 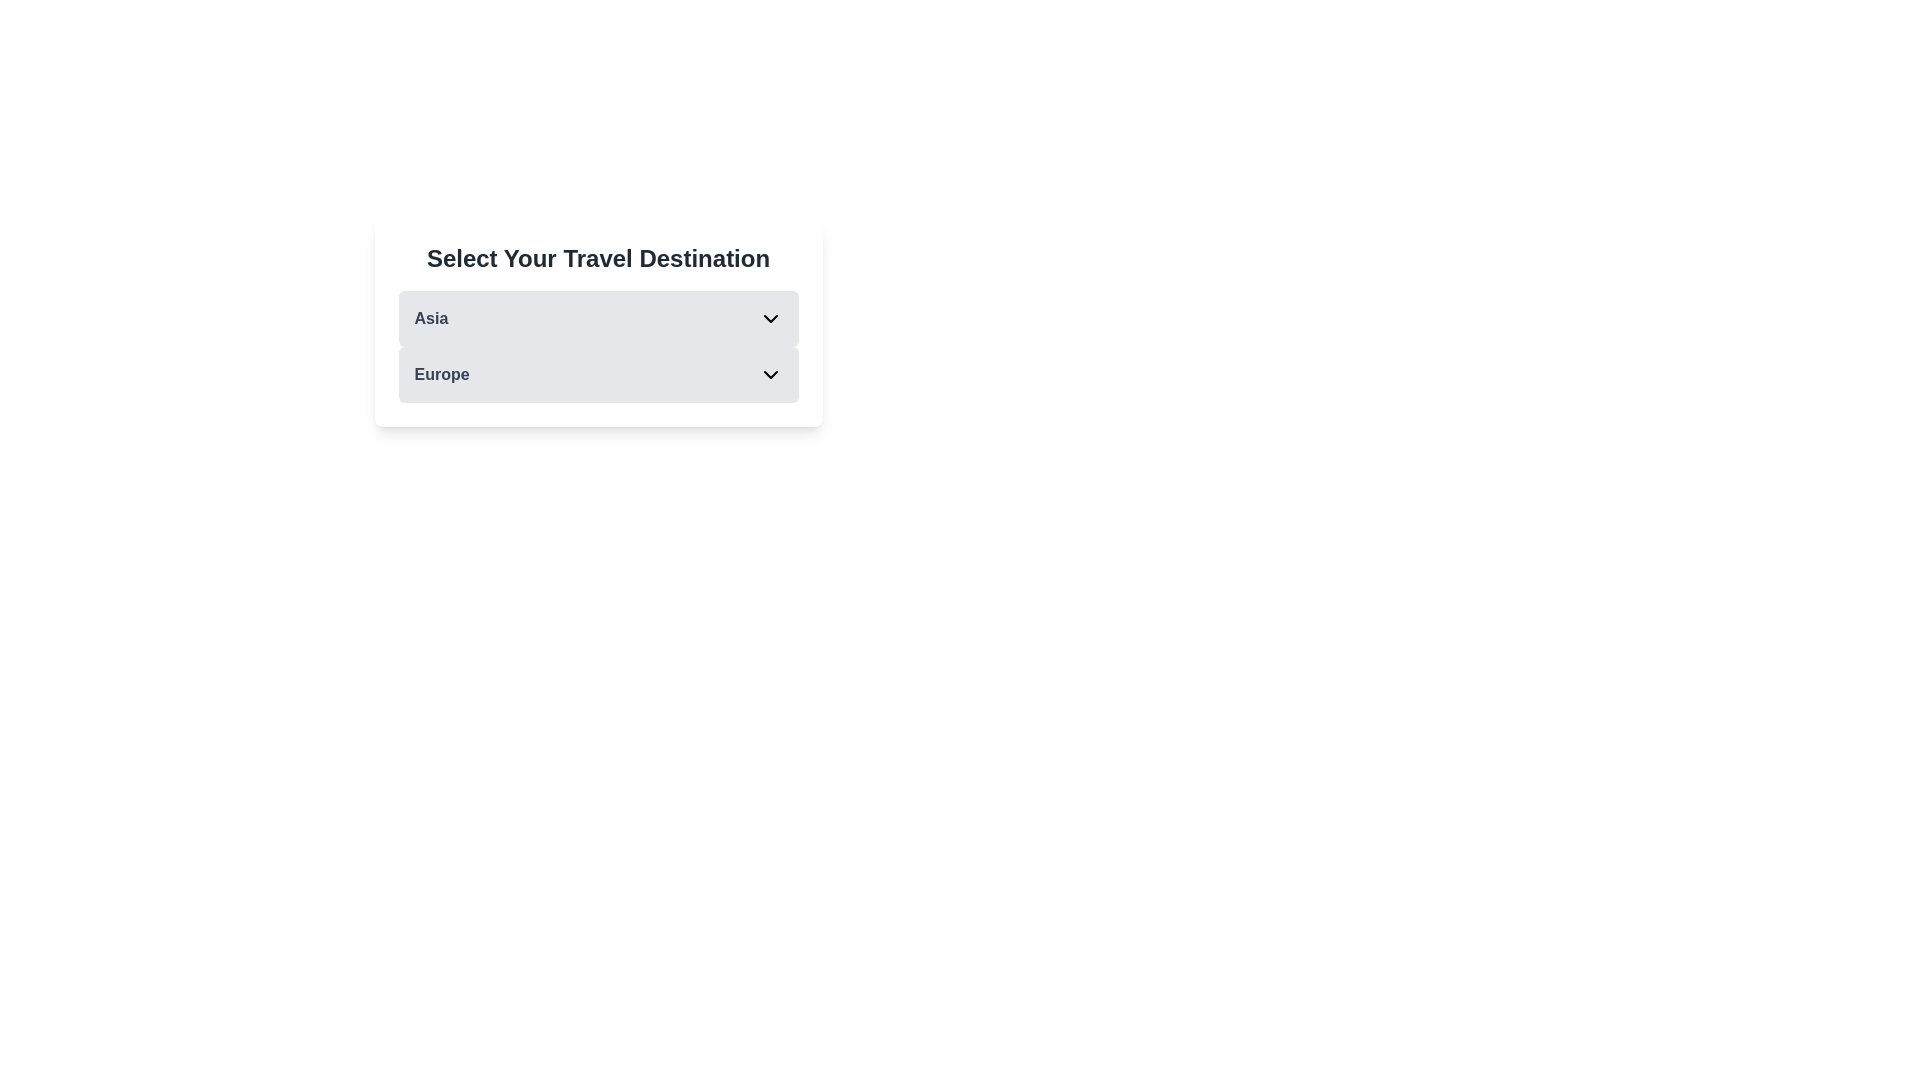 I want to click on the dropdown option labeled 'Asia', so click(x=597, y=318).